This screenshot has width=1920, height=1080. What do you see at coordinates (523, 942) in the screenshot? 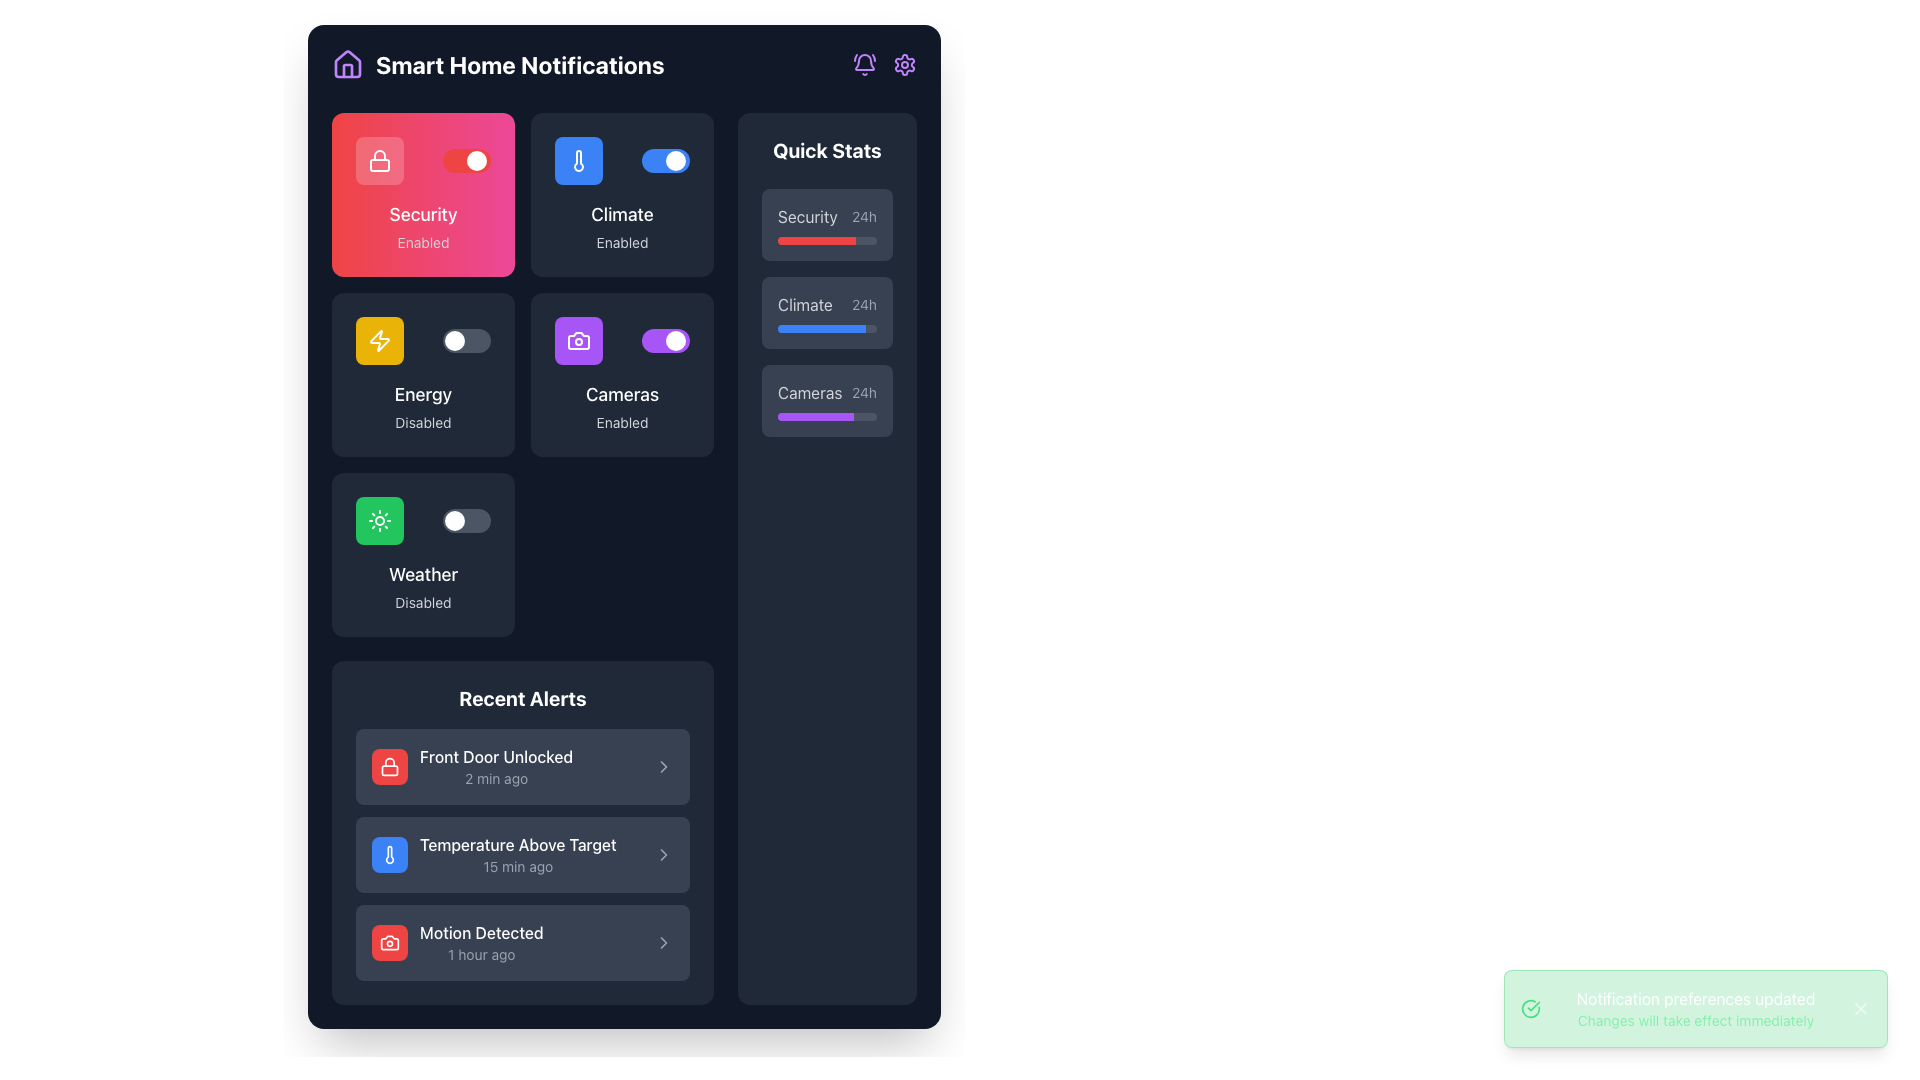
I see `the Notification block displaying 'Motion Detected'` at bounding box center [523, 942].